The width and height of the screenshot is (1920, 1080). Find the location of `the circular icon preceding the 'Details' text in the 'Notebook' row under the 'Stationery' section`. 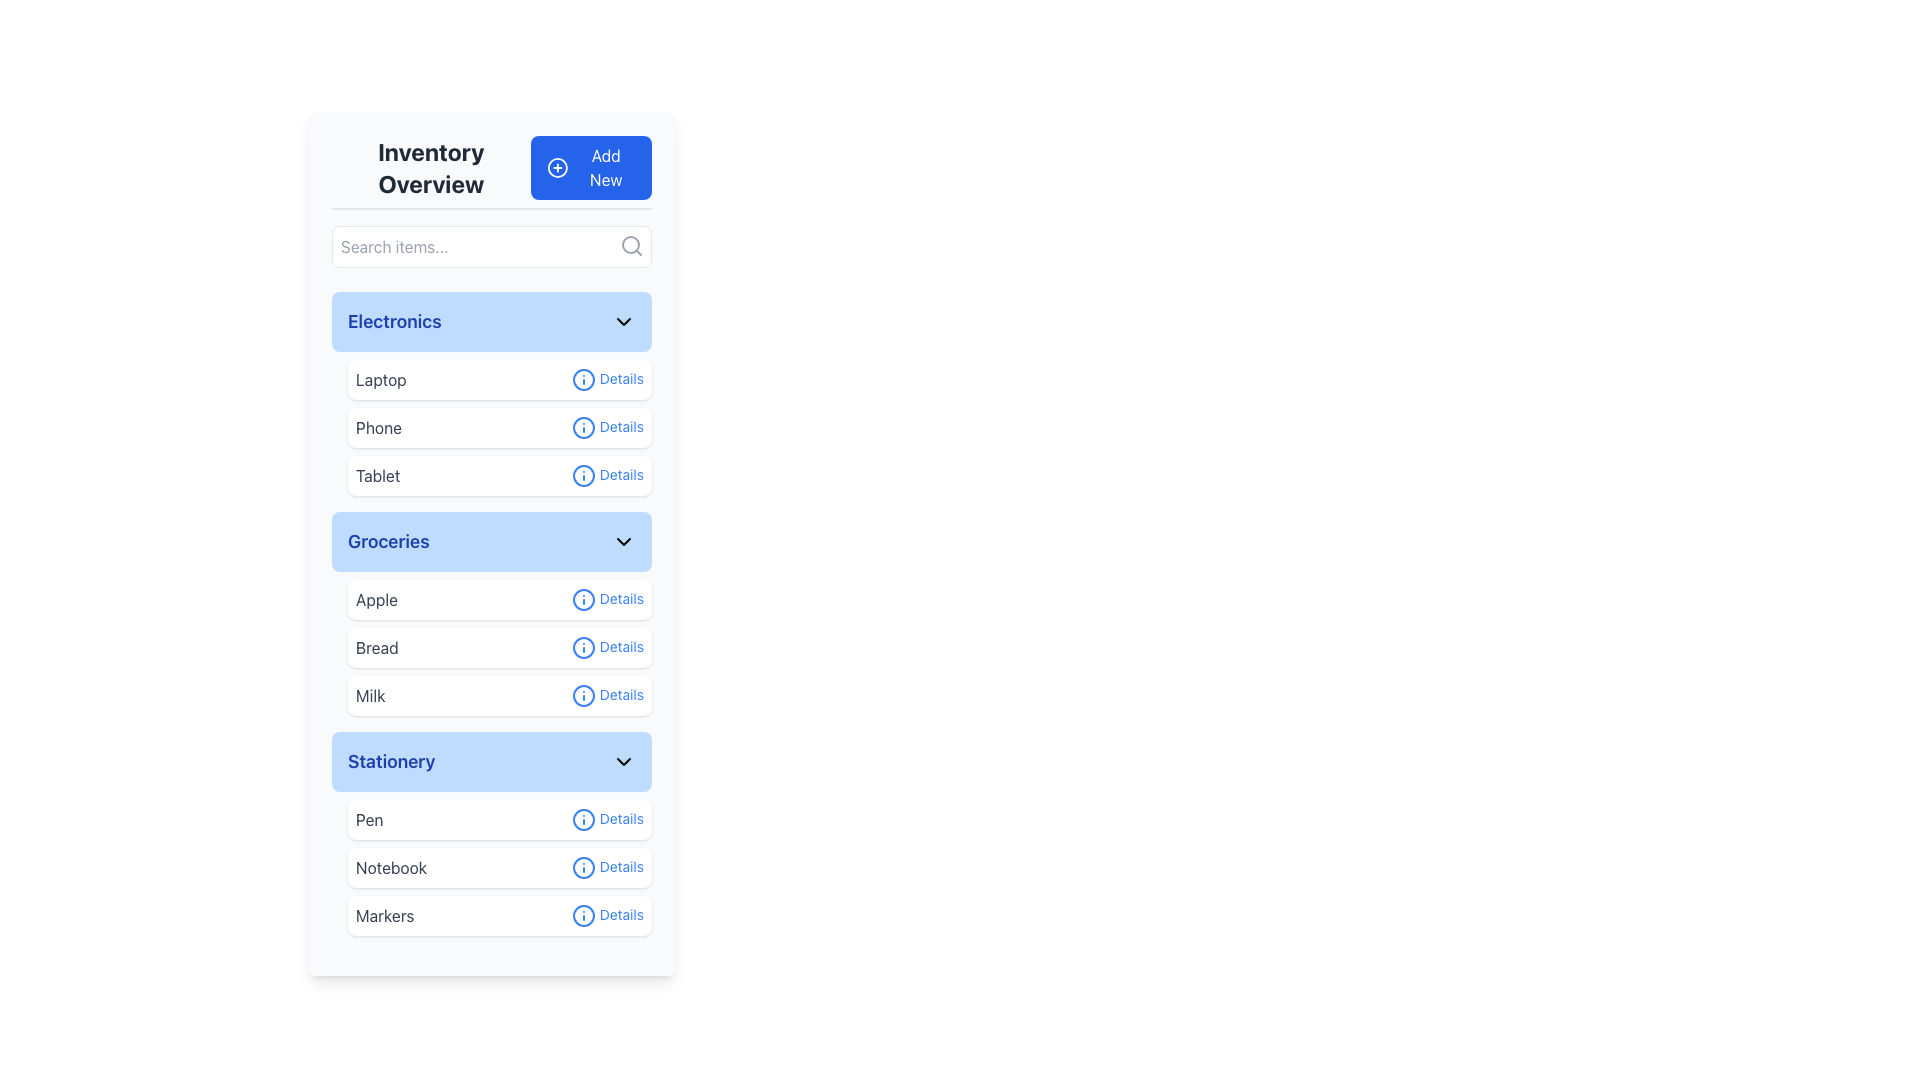

the circular icon preceding the 'Details' text in the 'Notebook' row under the 'Stationery' section is located at coordinates (582, 866).